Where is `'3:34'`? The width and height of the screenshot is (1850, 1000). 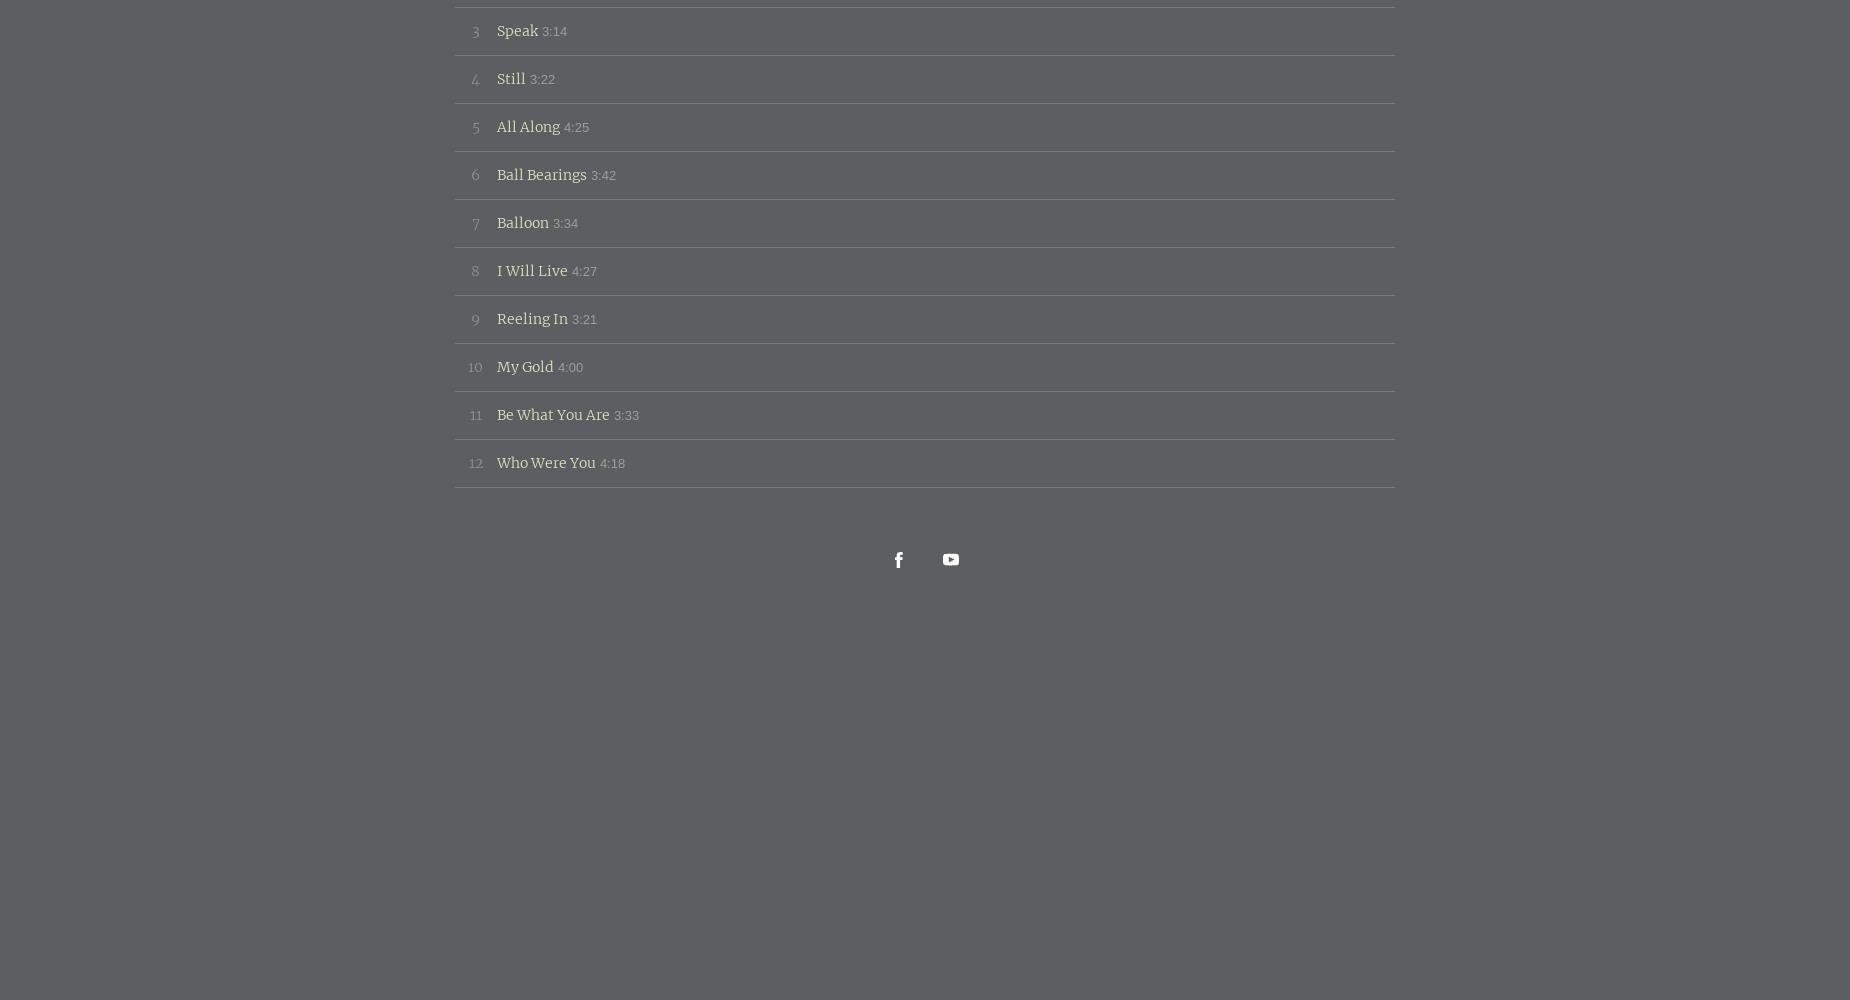
'3:34' is located at coordinates (552, 221).